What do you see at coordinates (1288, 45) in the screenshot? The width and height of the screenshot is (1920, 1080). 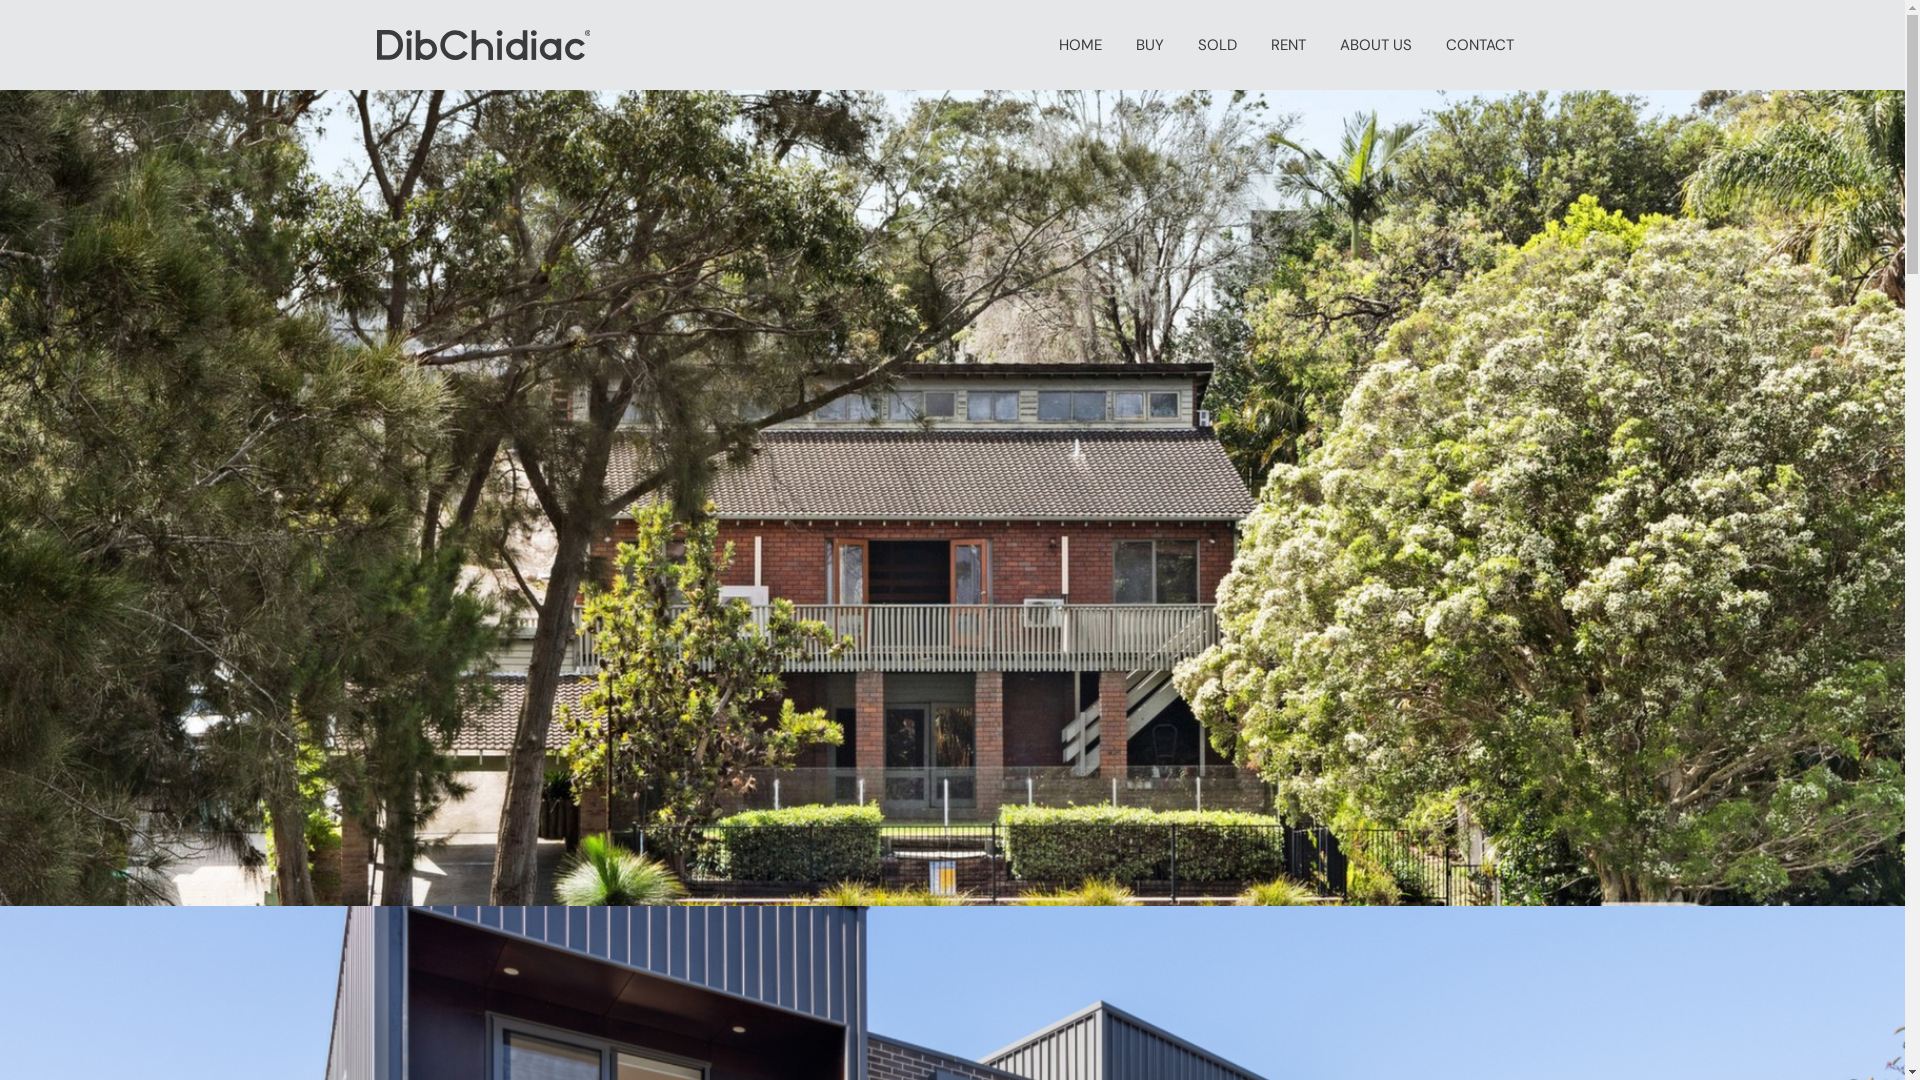 I see `'RENT'` at bounding box center [1288, 45].